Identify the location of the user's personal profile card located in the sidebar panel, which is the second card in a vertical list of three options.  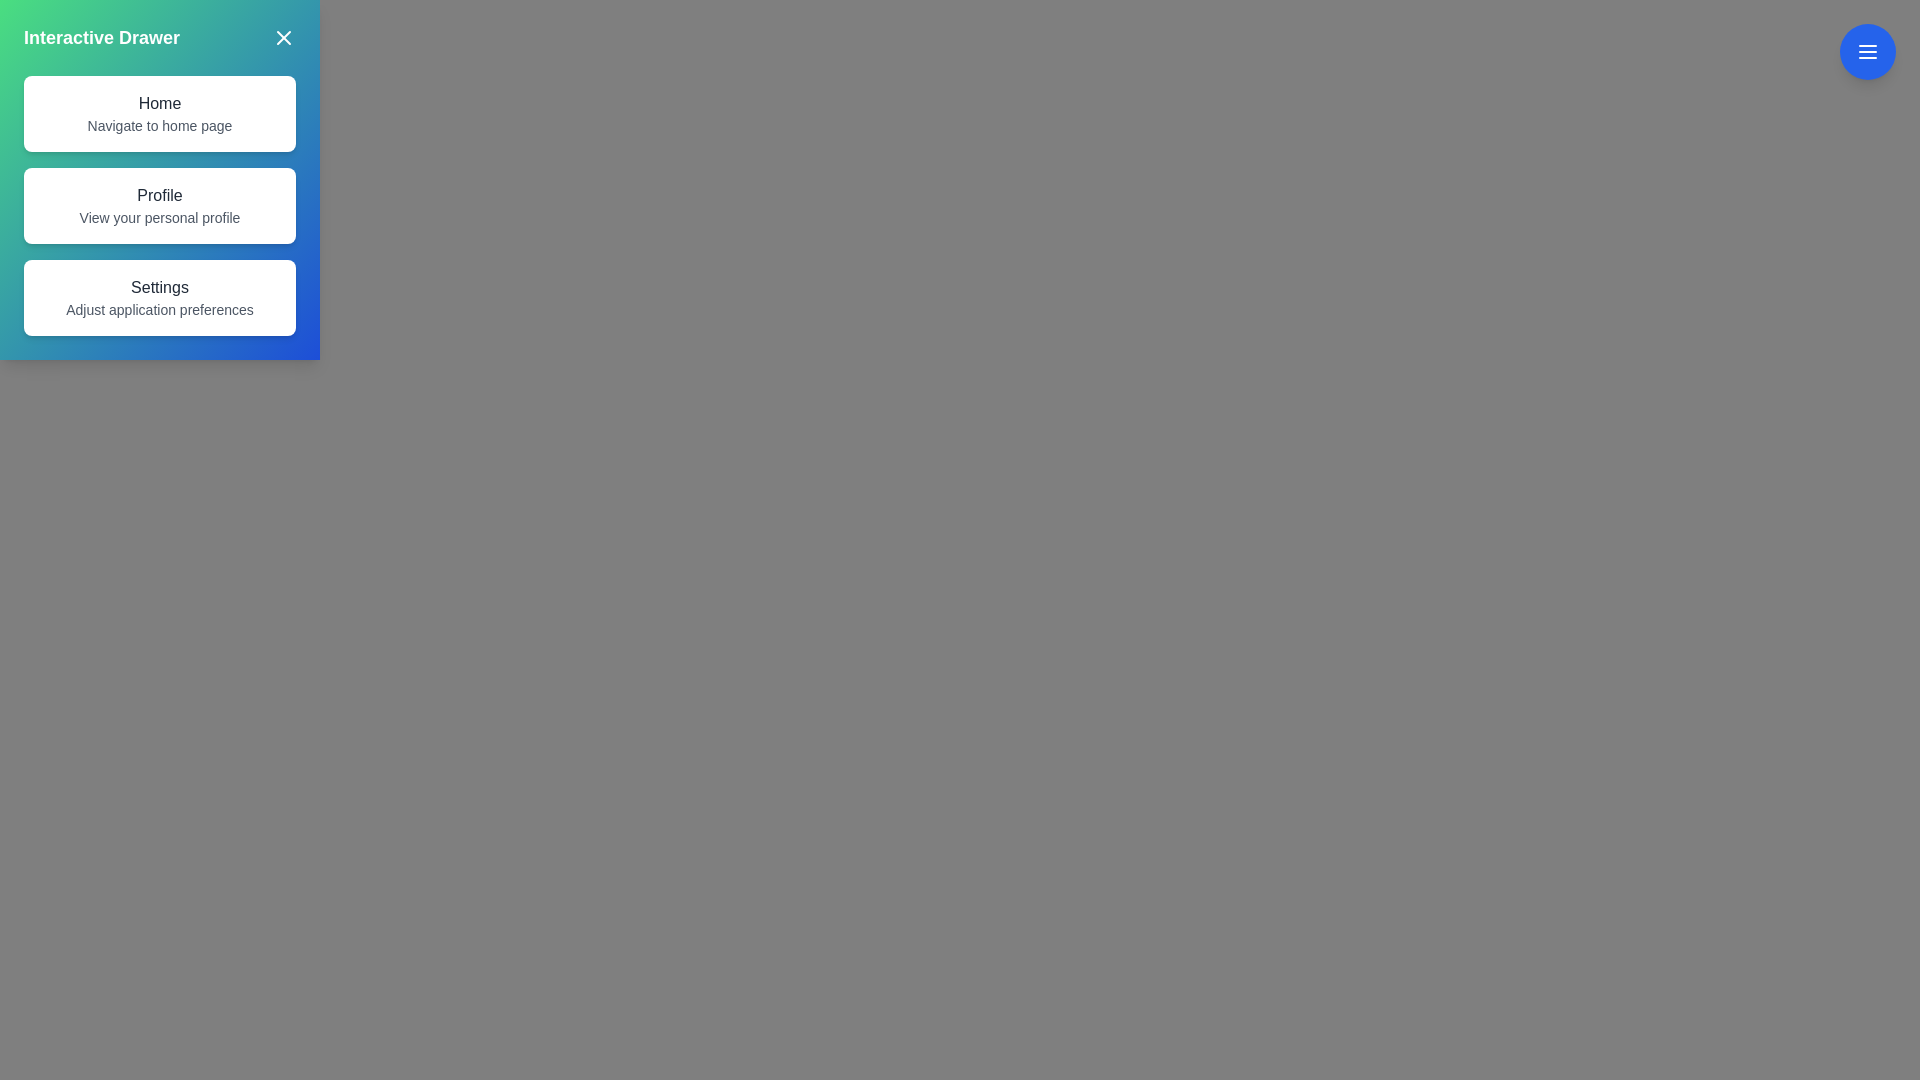
(158, 205).